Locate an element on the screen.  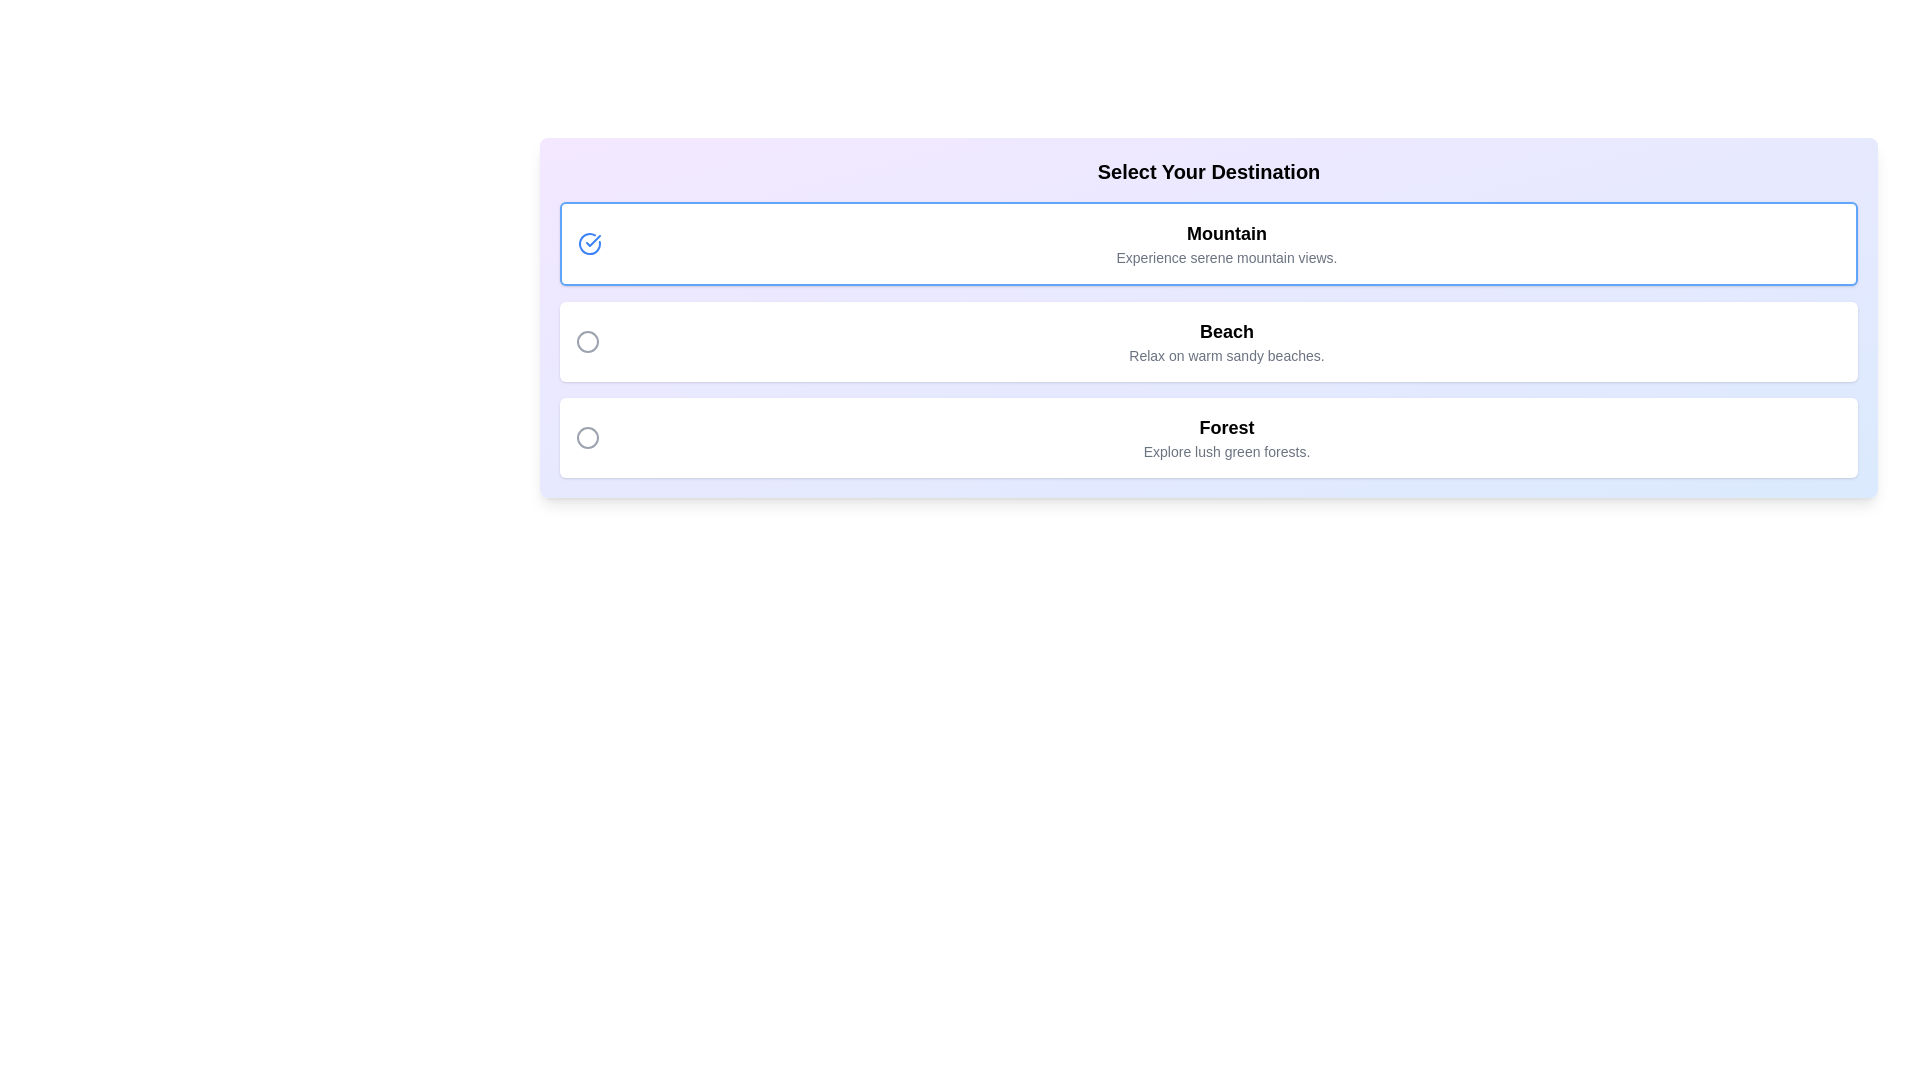
the radio button indicator (circle outline) in the 'Forest' option group located in the lower-right quadrant of the interface is located at coordinates (587, 437).